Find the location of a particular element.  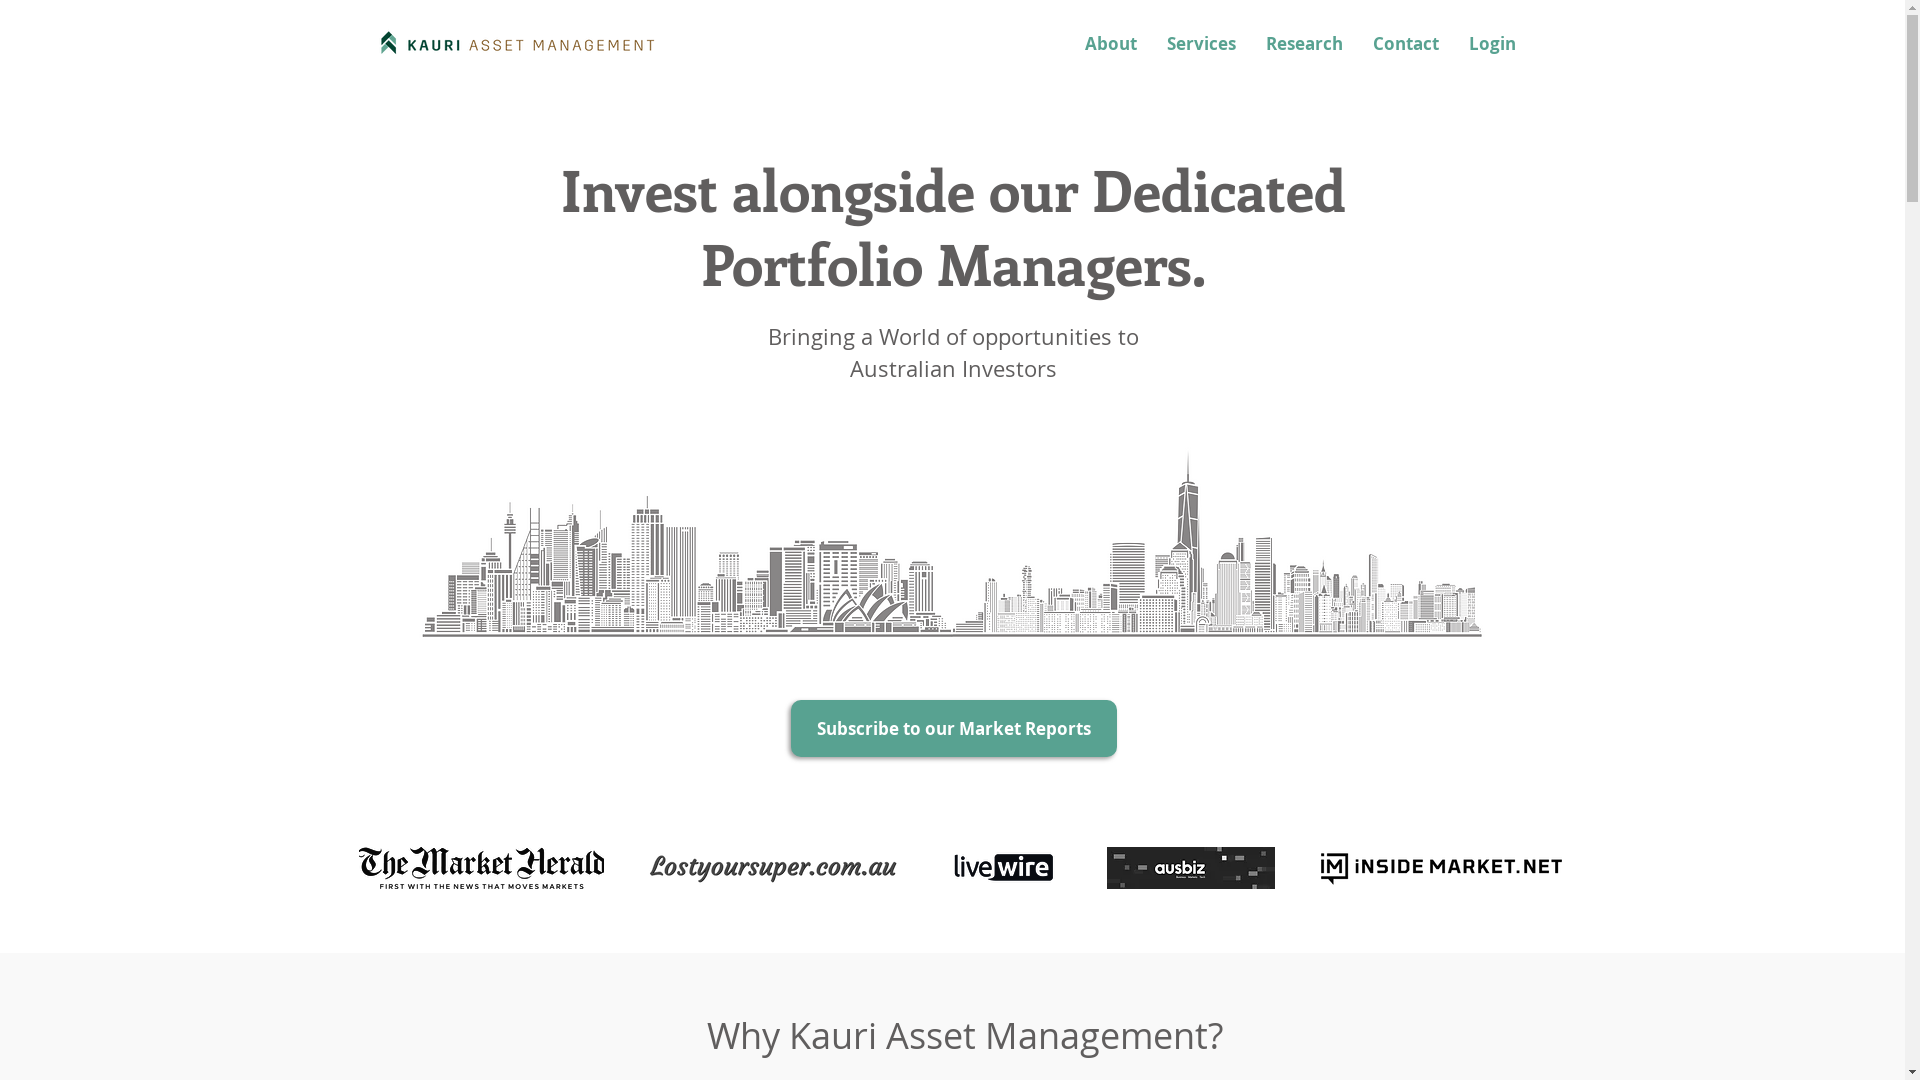

'Research' is located at coordinates (1303, 43).